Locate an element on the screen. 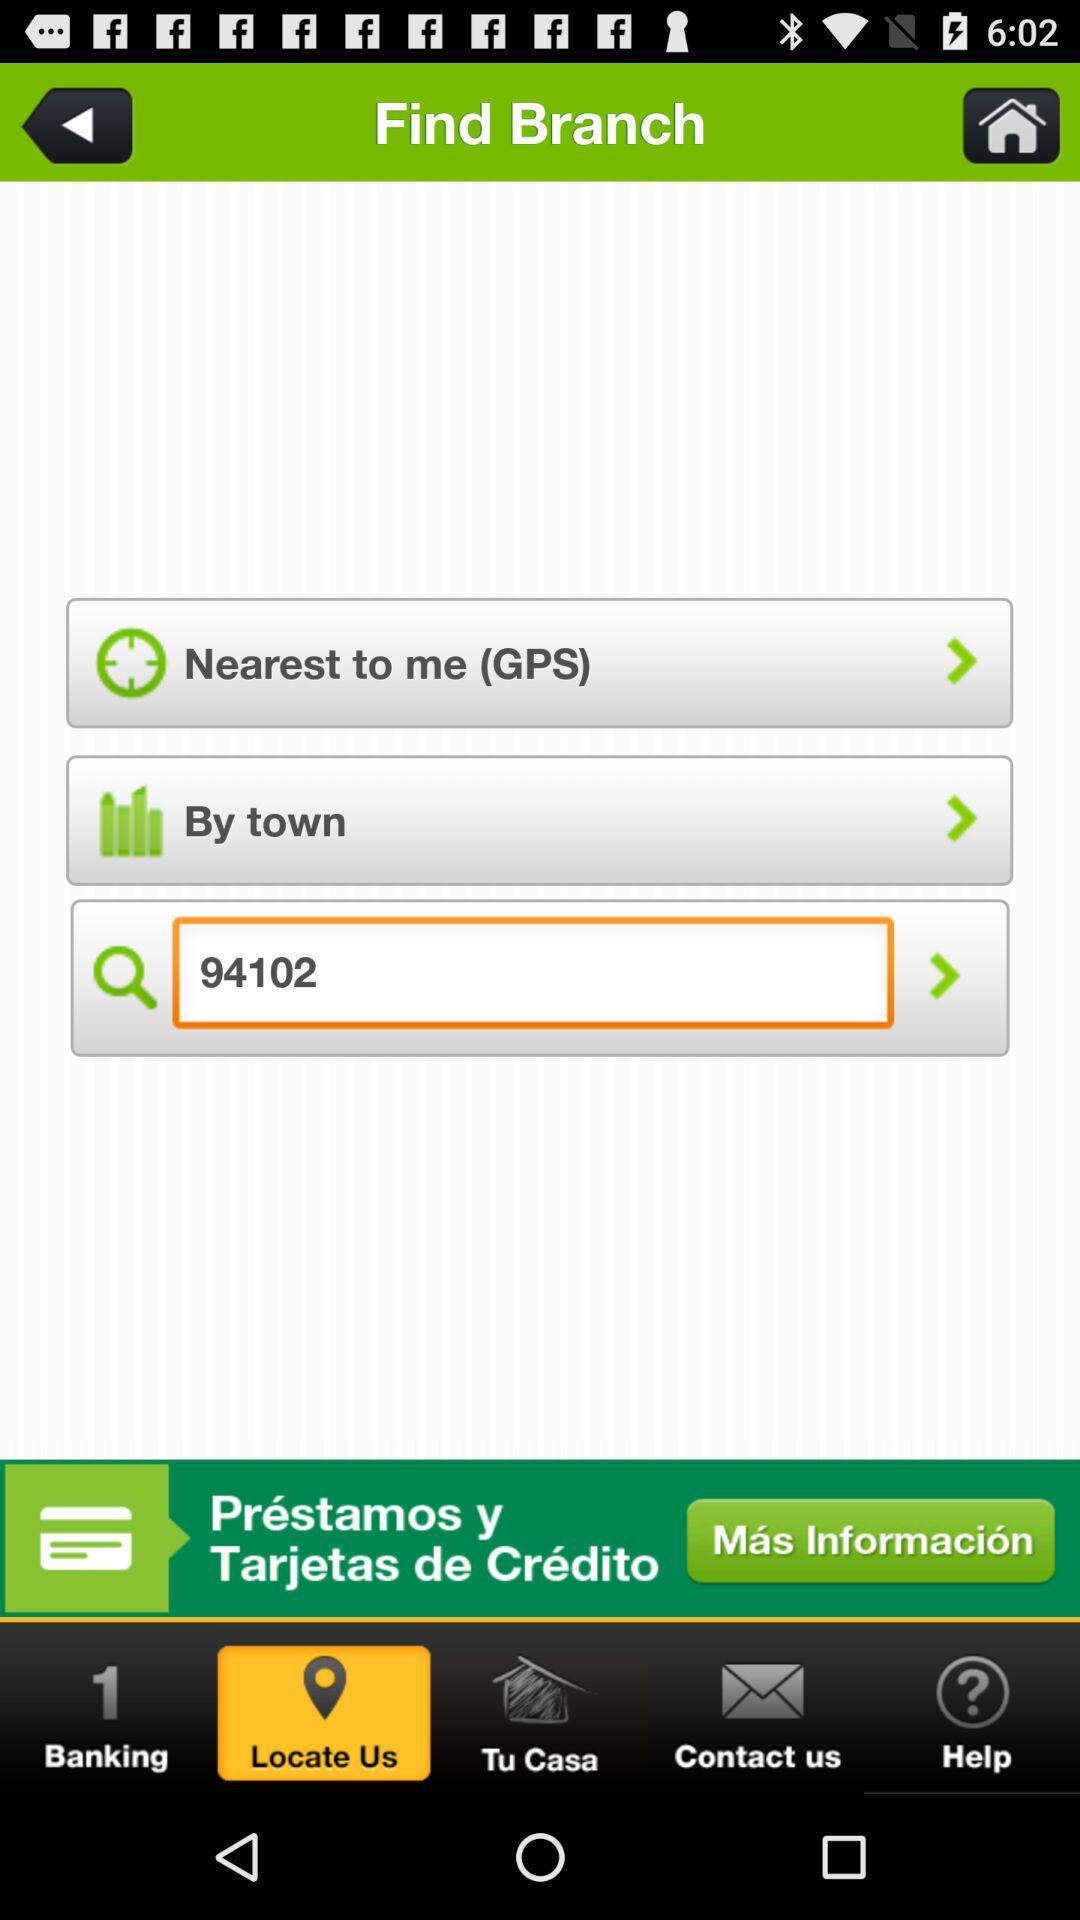 The width and height of the screenshot is (1080, 1920). search by text is located at coordinates (943, 978).